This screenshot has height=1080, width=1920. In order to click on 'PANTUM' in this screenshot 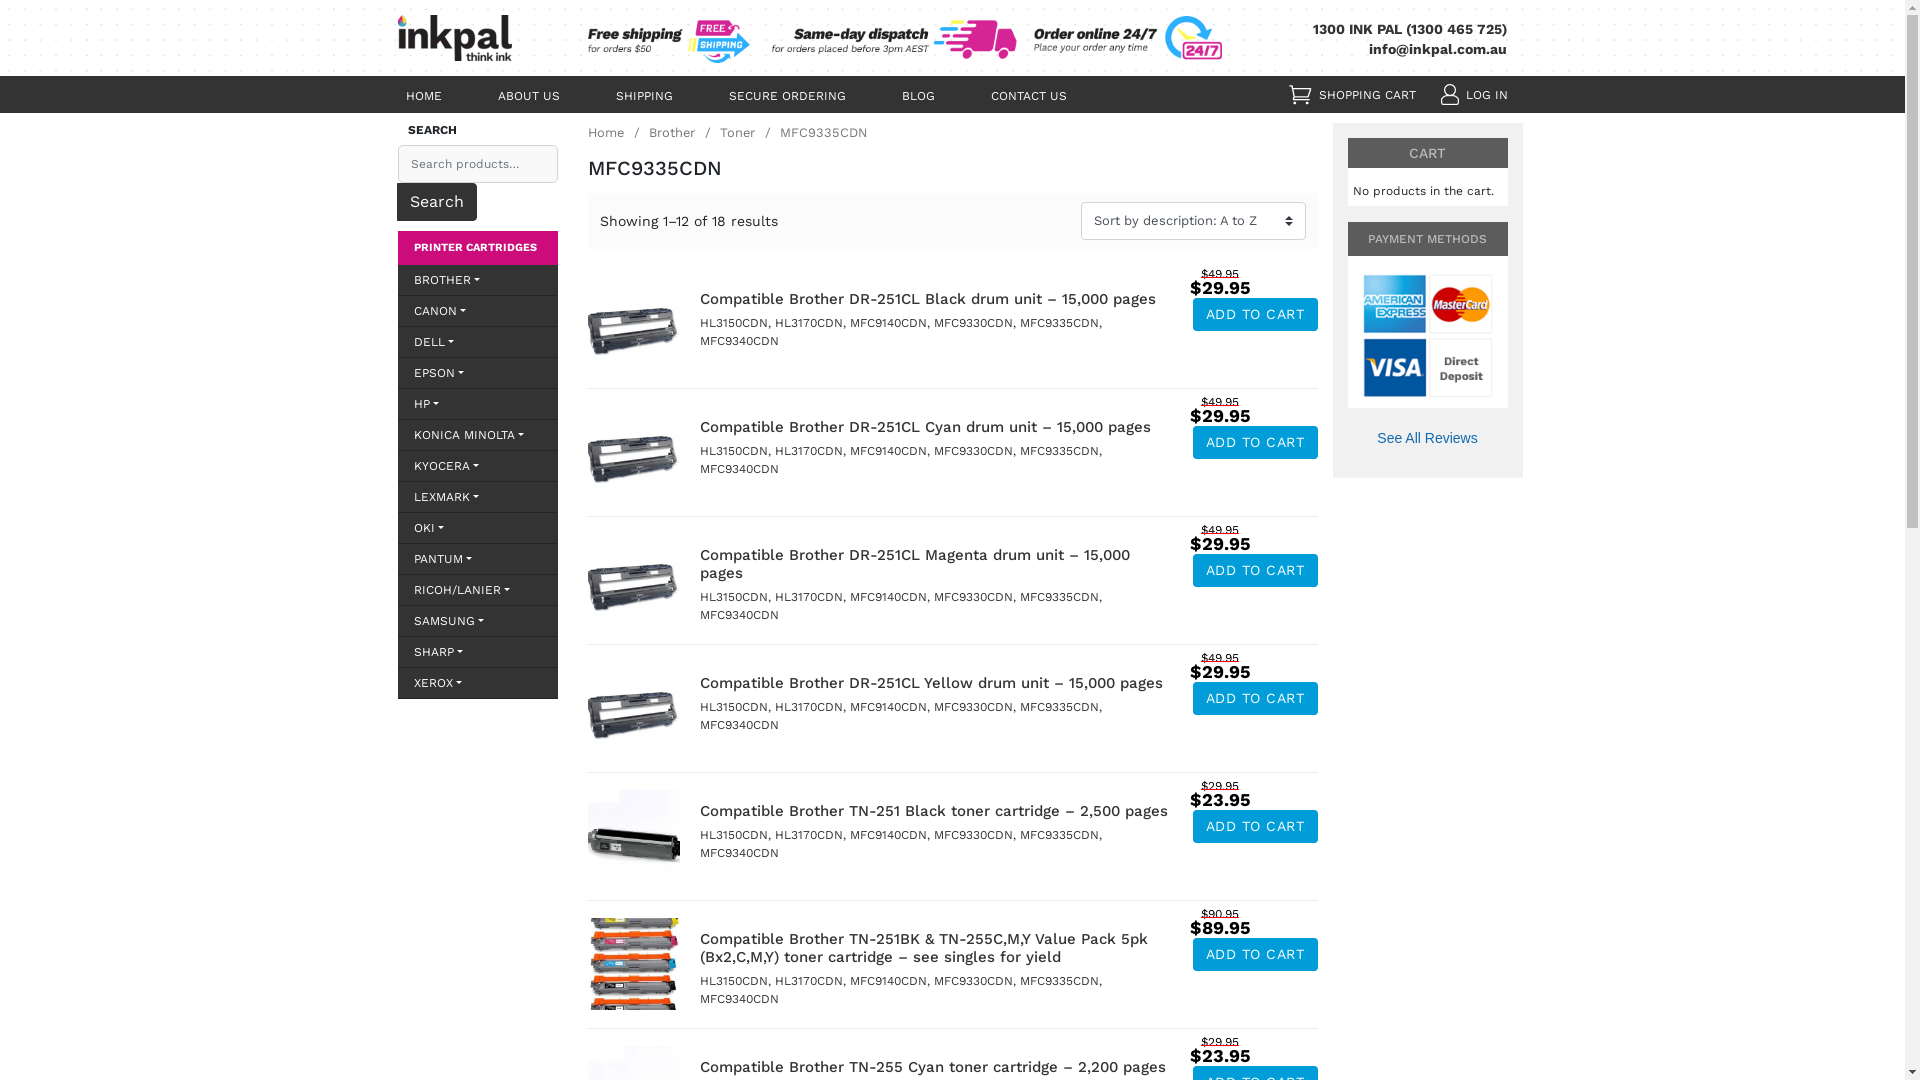, I will do `click(398, 559)`.